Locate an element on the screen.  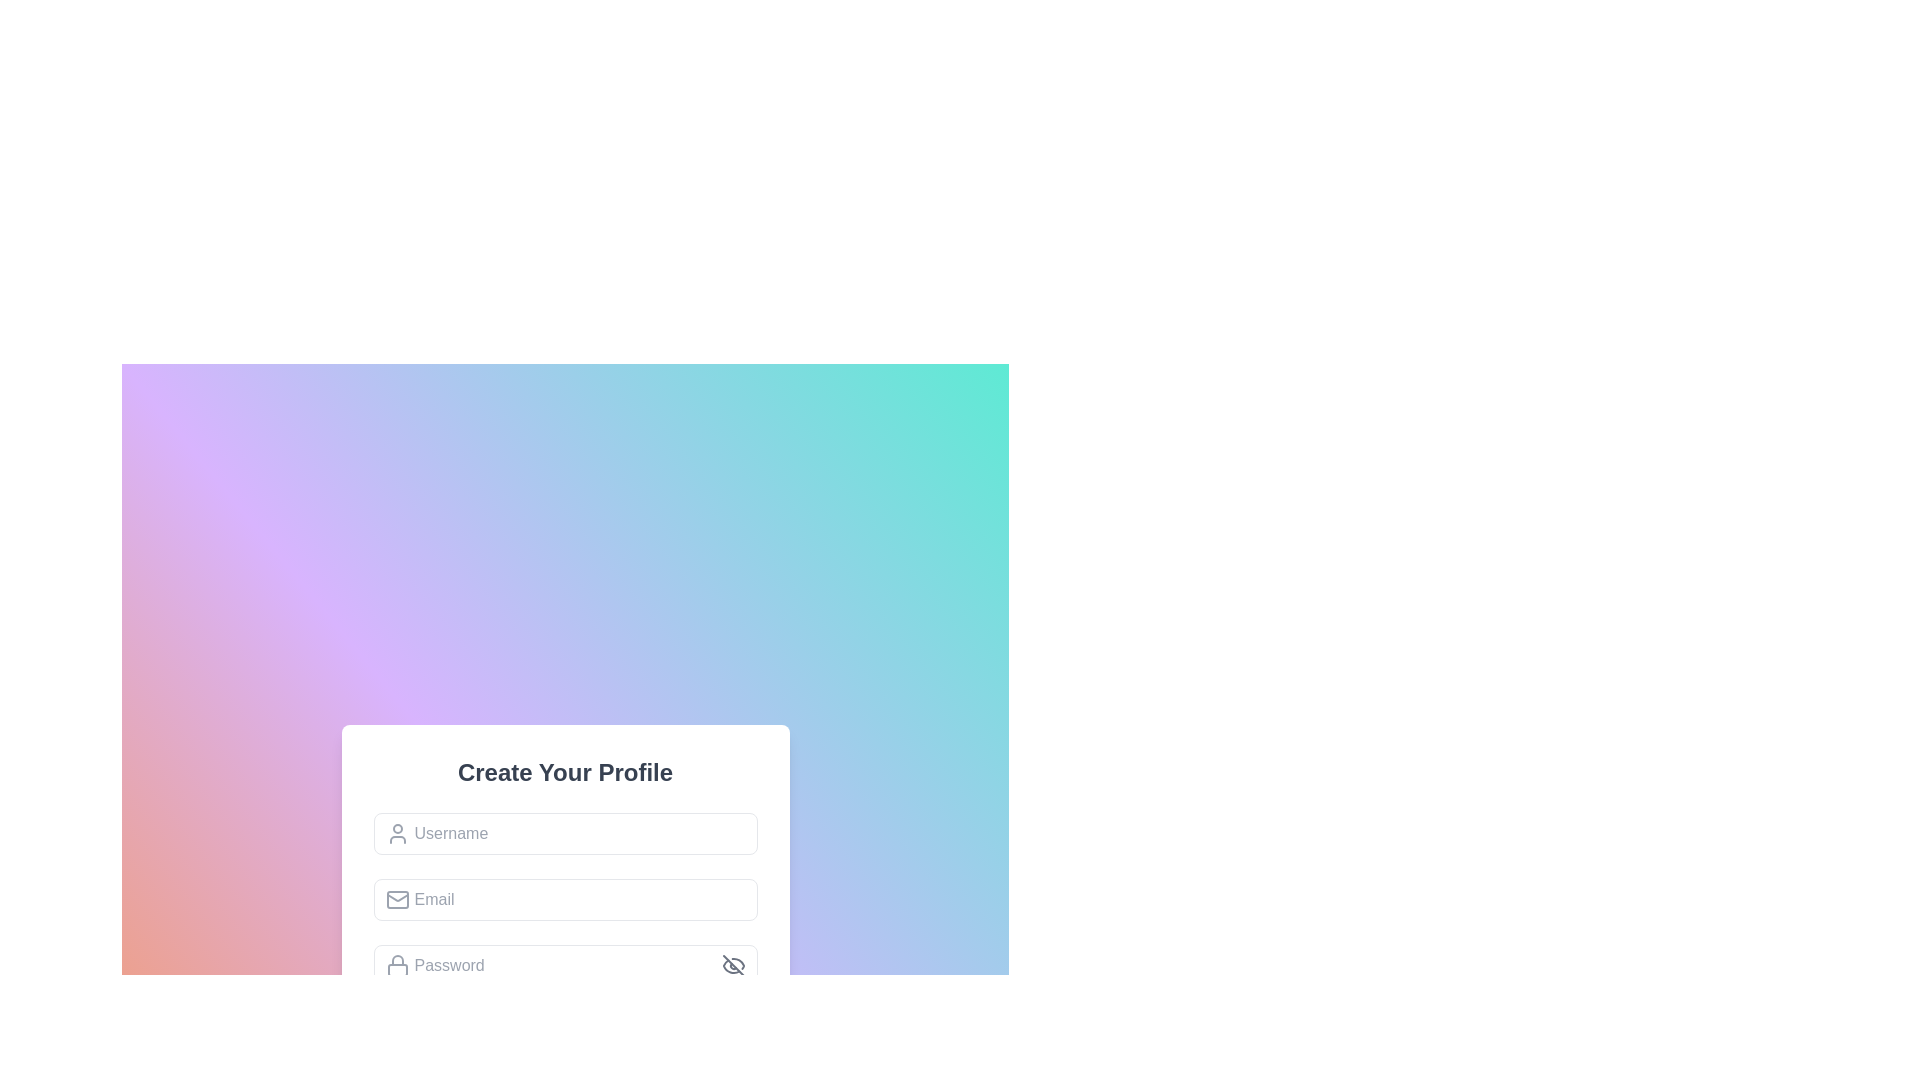
the password visibility toggle icon is located at coordinates (732, 964).